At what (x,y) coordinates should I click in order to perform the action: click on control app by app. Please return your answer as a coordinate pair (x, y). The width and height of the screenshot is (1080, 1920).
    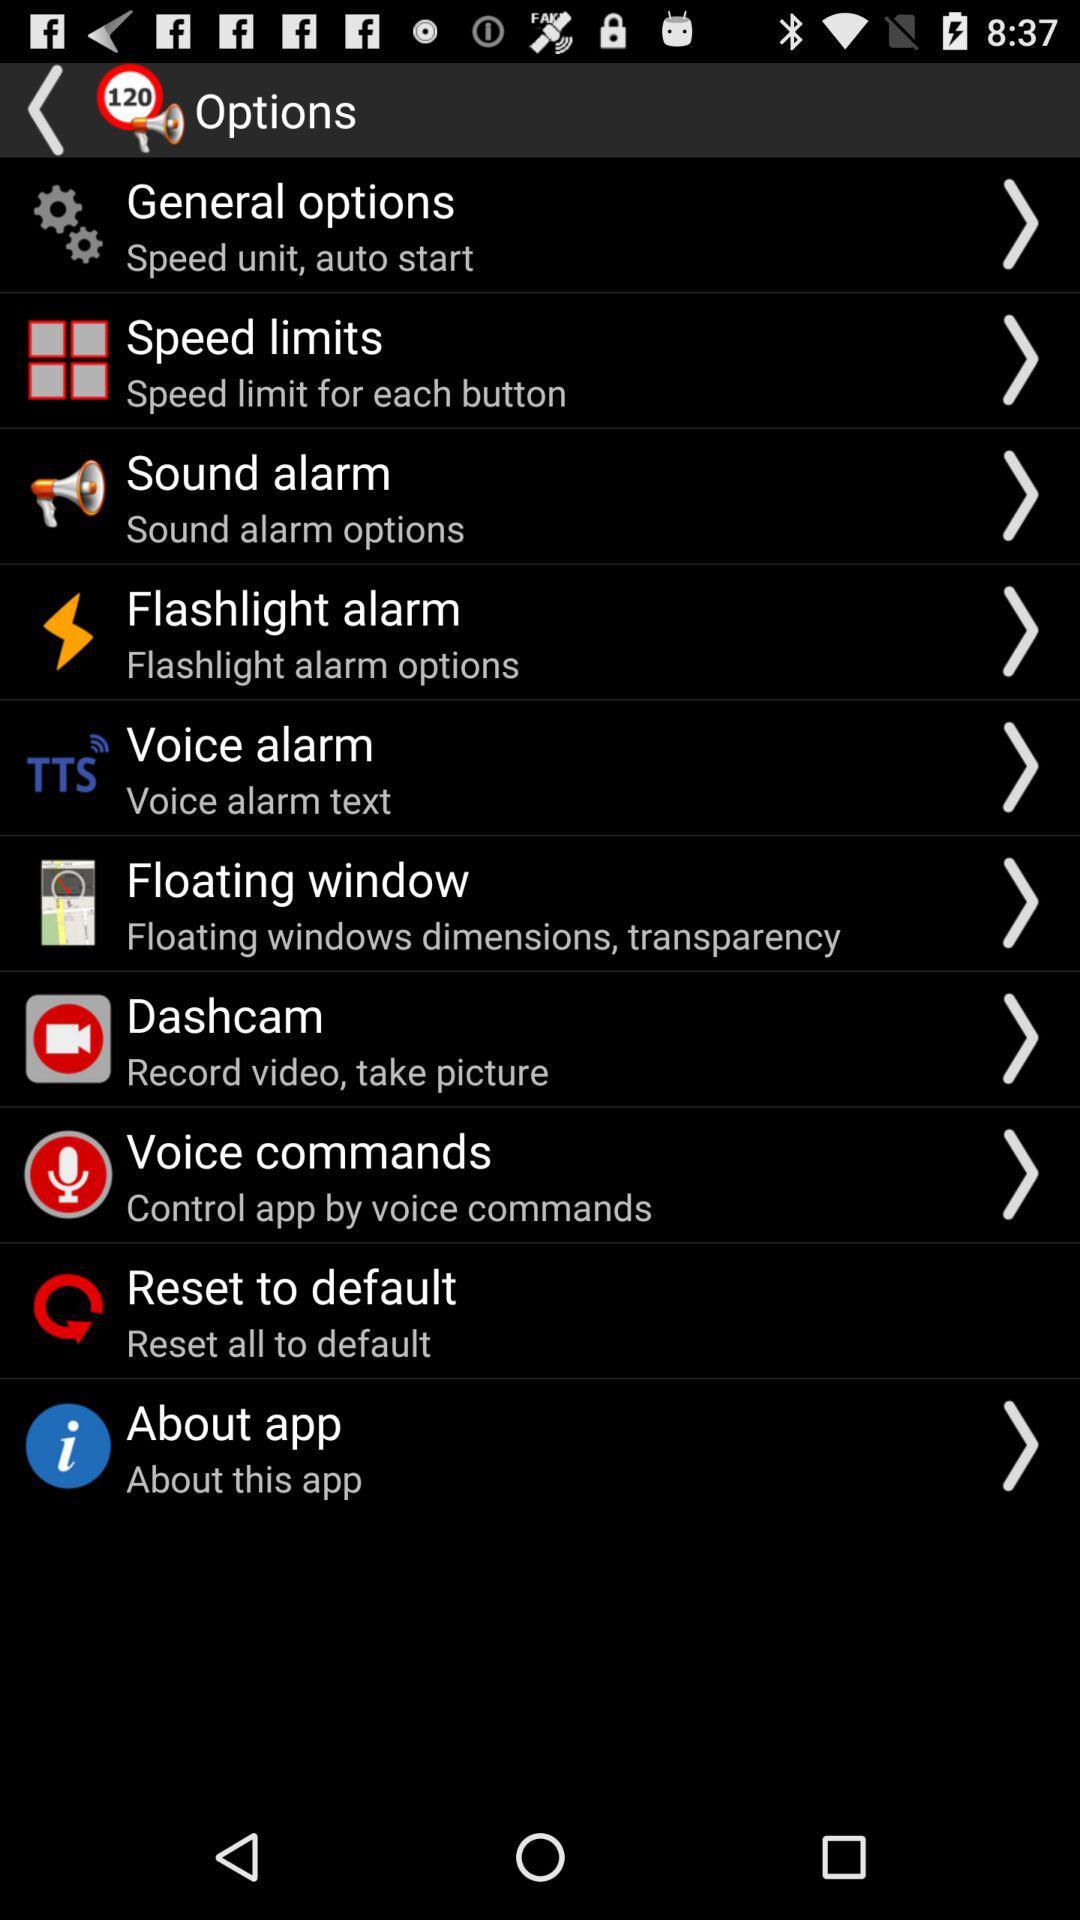
    Looking at the image, I should click on (389, 1205).